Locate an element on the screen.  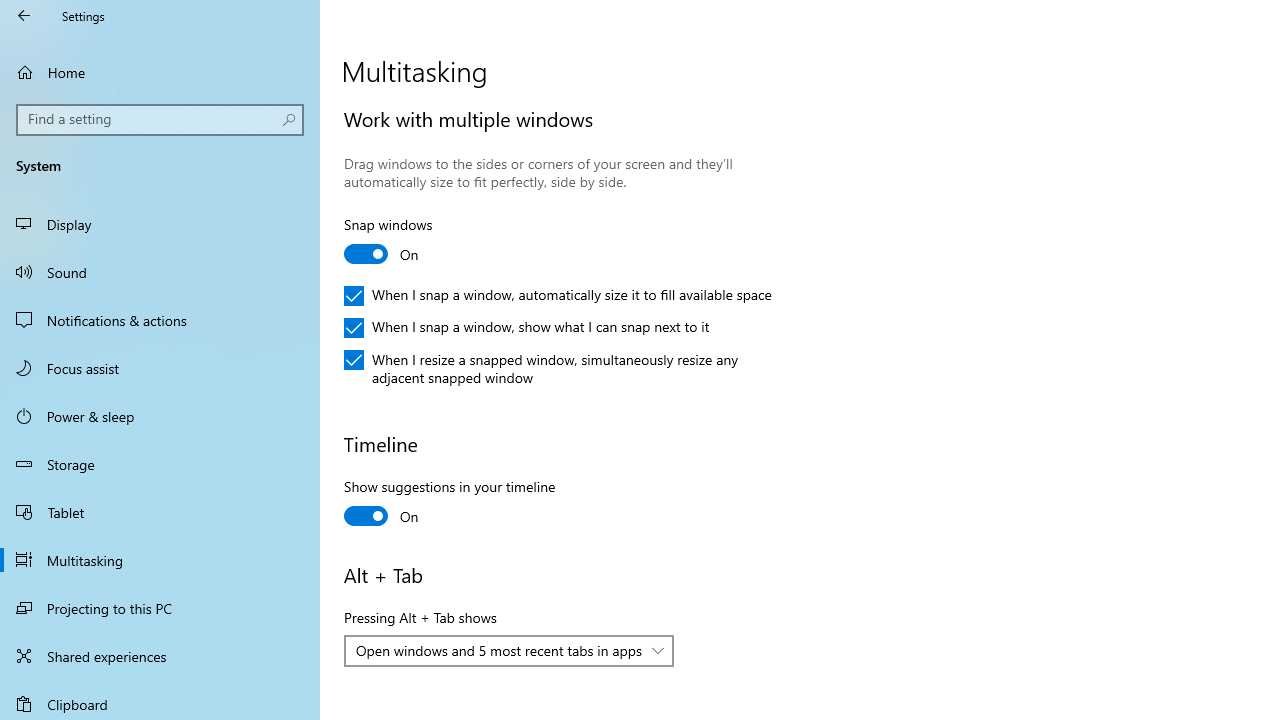
'Storage' is located at coordinates (160, 464).